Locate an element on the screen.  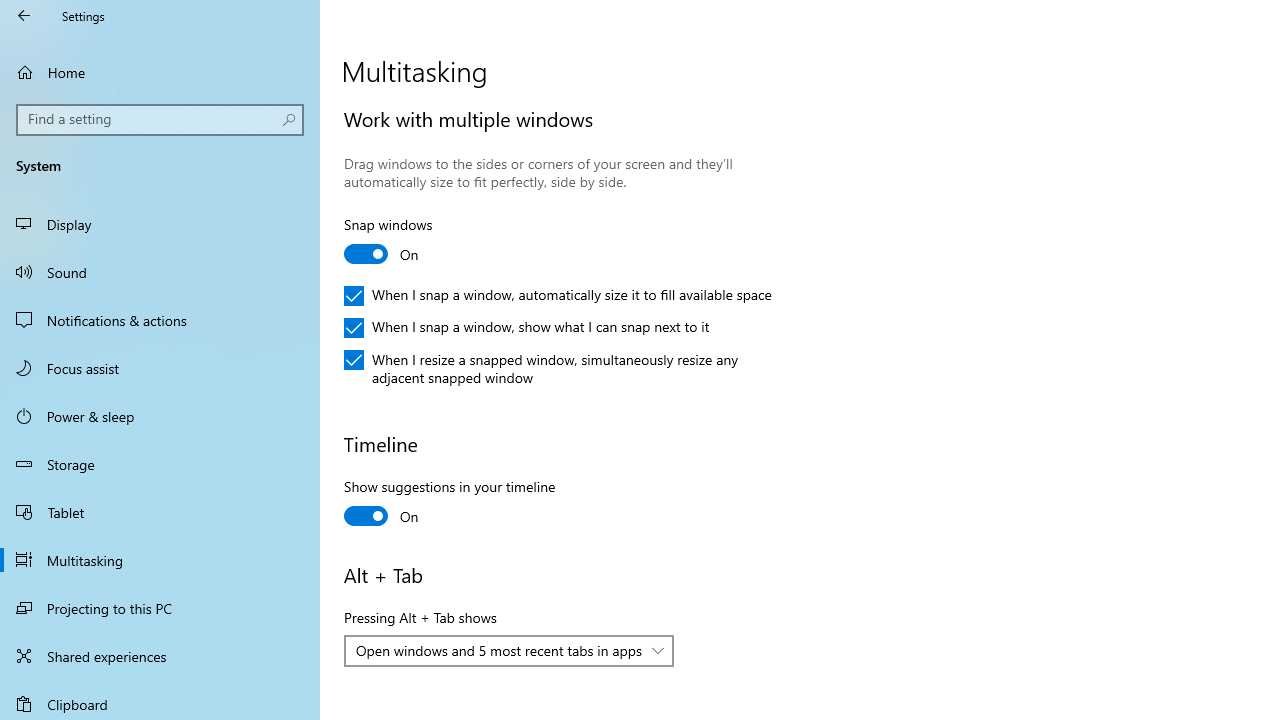
'Storage' is located at coordinates (160, 464).